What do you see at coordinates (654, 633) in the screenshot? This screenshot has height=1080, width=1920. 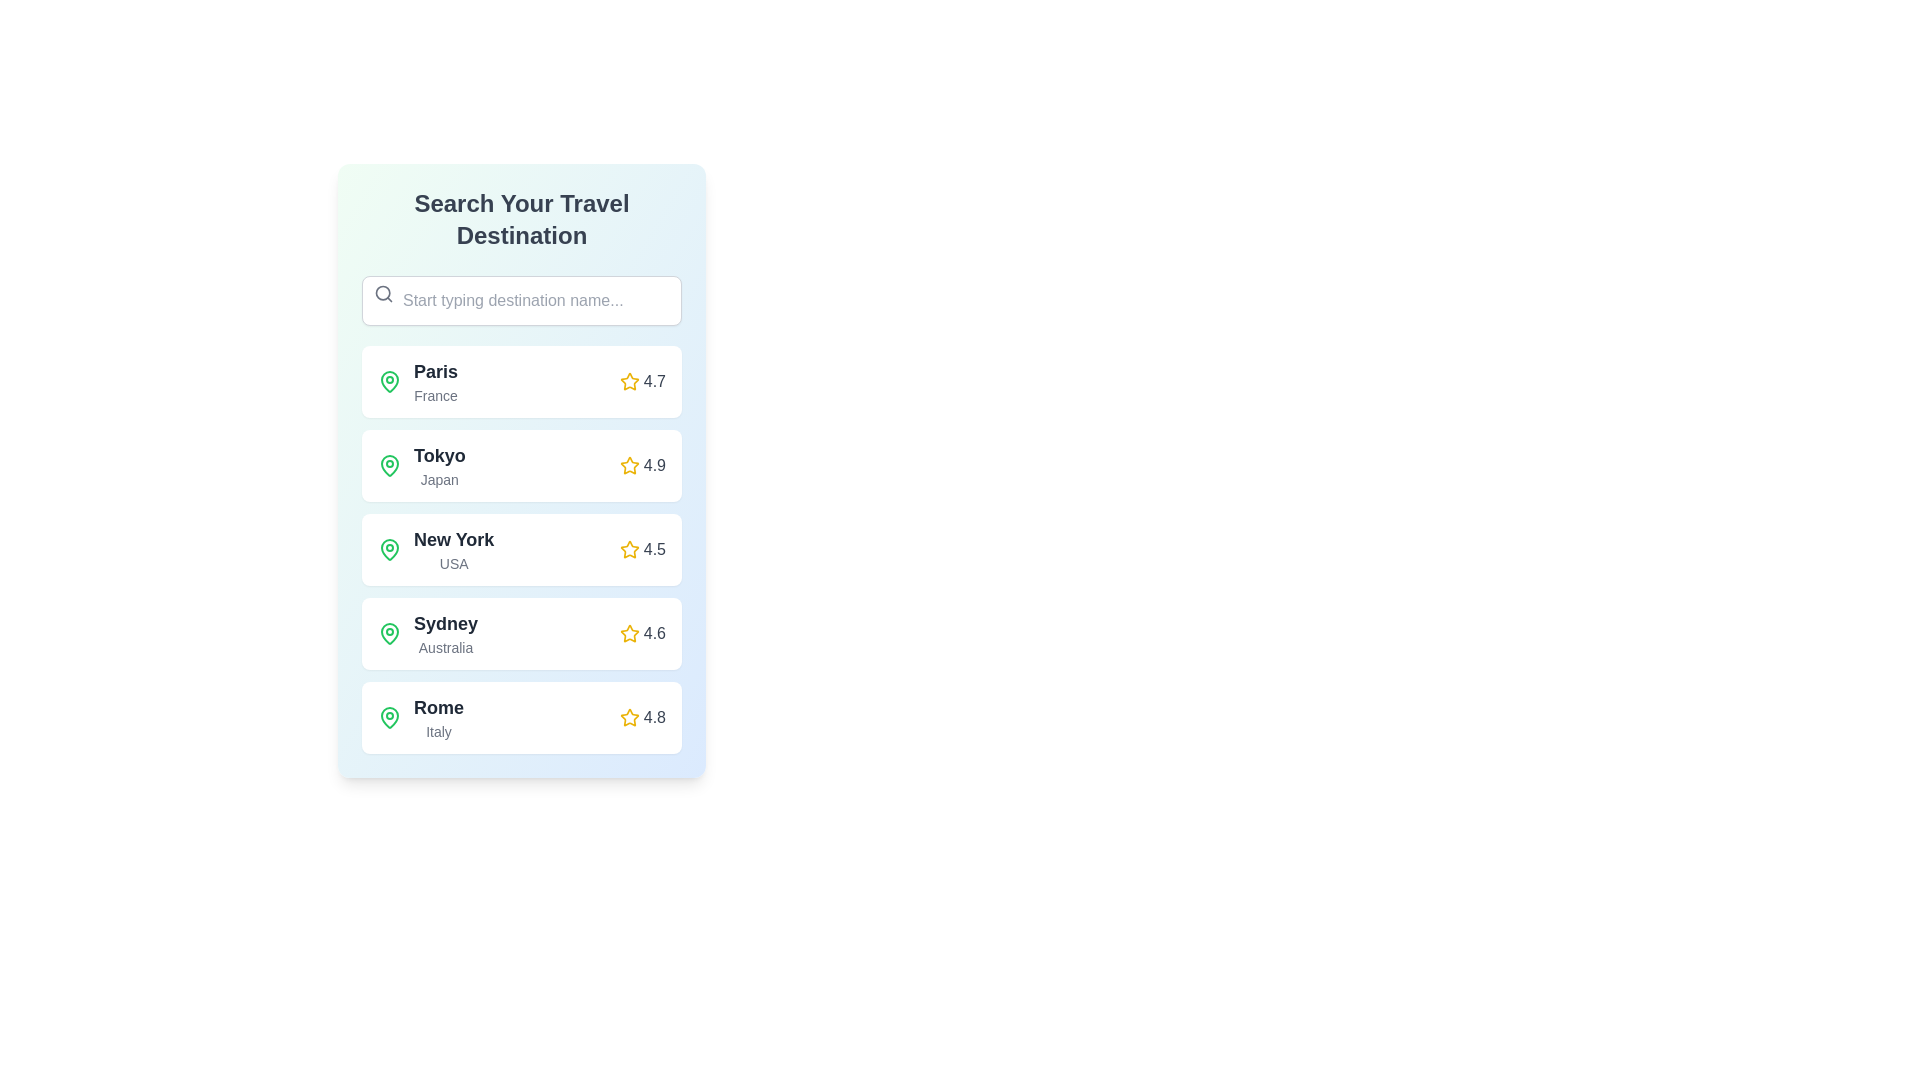 I see `the numeric text label displaying '4.6', which is styled with a medium-weight font and a gray color scheme, indicating a rating, located in the fourth row of travel destinations, to the right of a yellow star icon and aligned with 'Sydney'` at bounding box center [654, 633].